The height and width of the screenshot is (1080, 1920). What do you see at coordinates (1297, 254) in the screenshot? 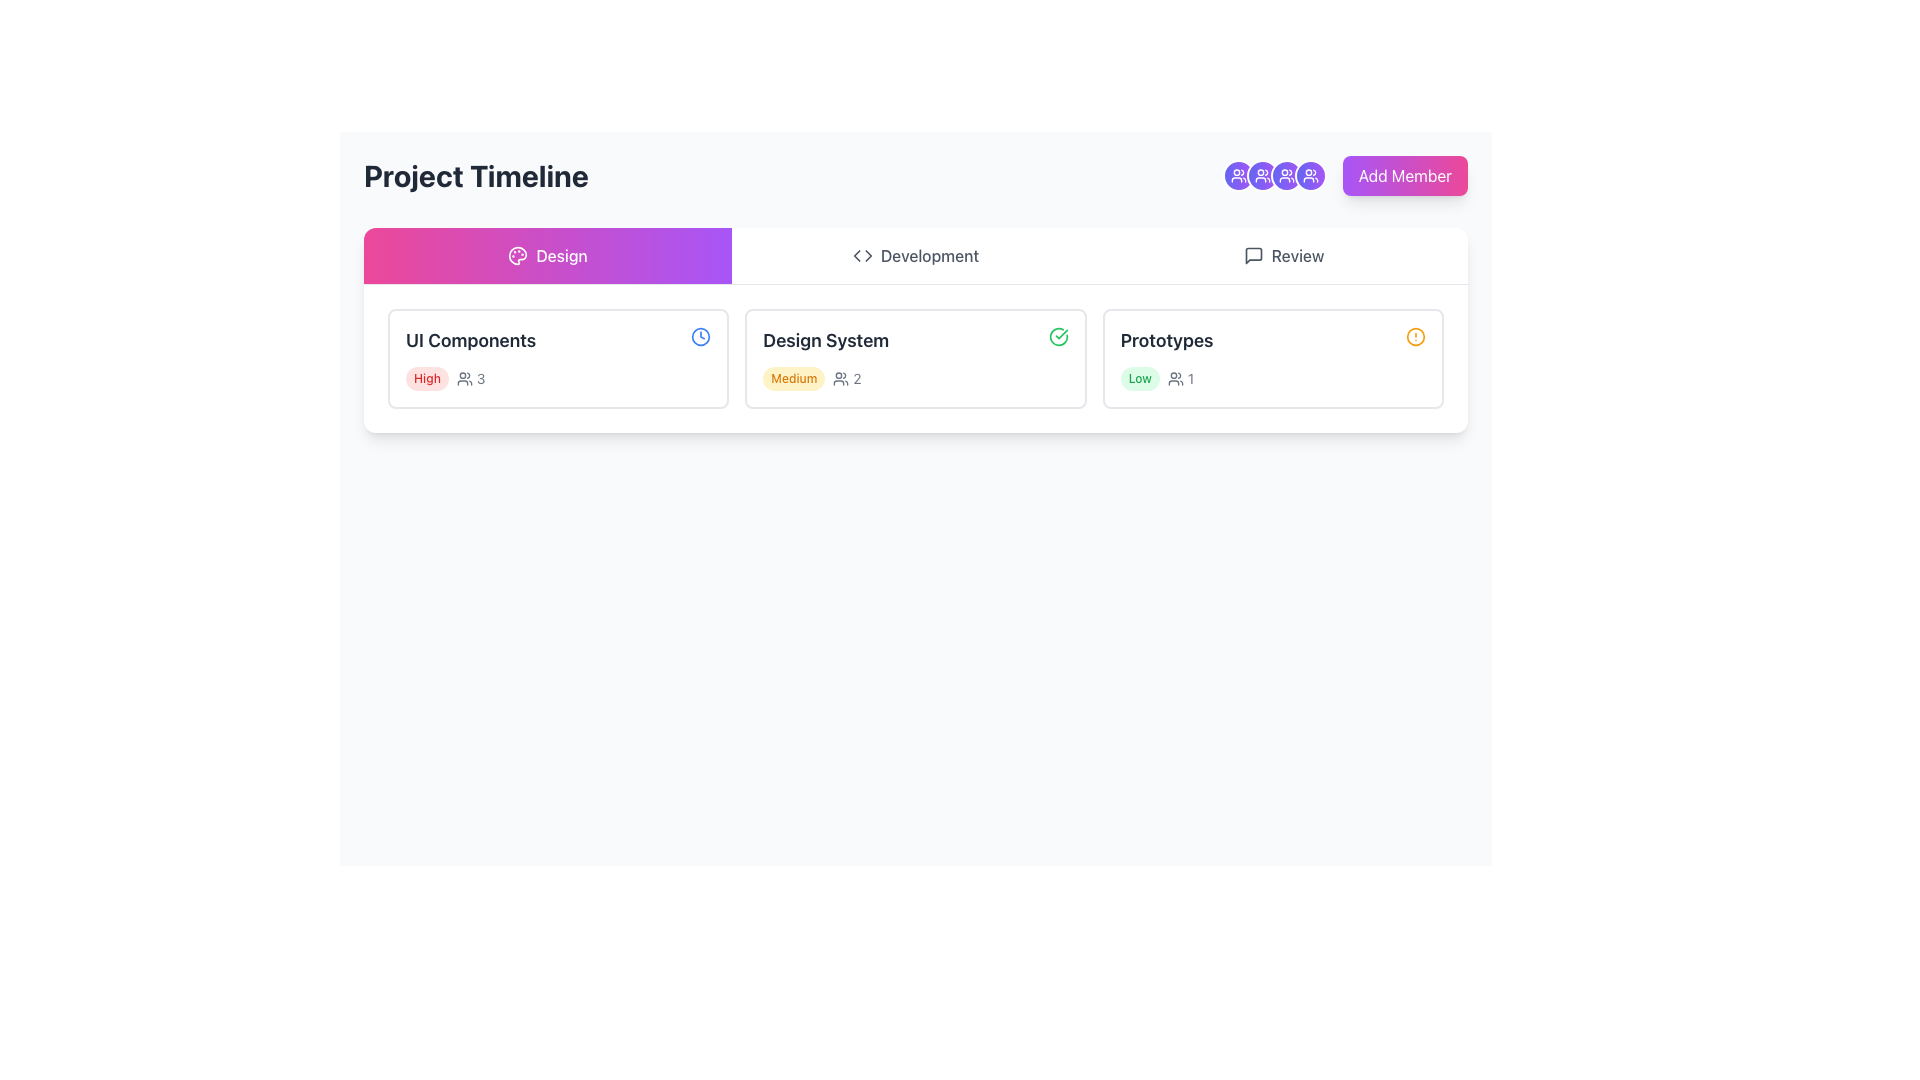
I see `the 'Review' text label, which is a medium-weight gray text located on the right side of the interface near the top, adjacent to an icon related to comments` at bounding box center [1297, 254].